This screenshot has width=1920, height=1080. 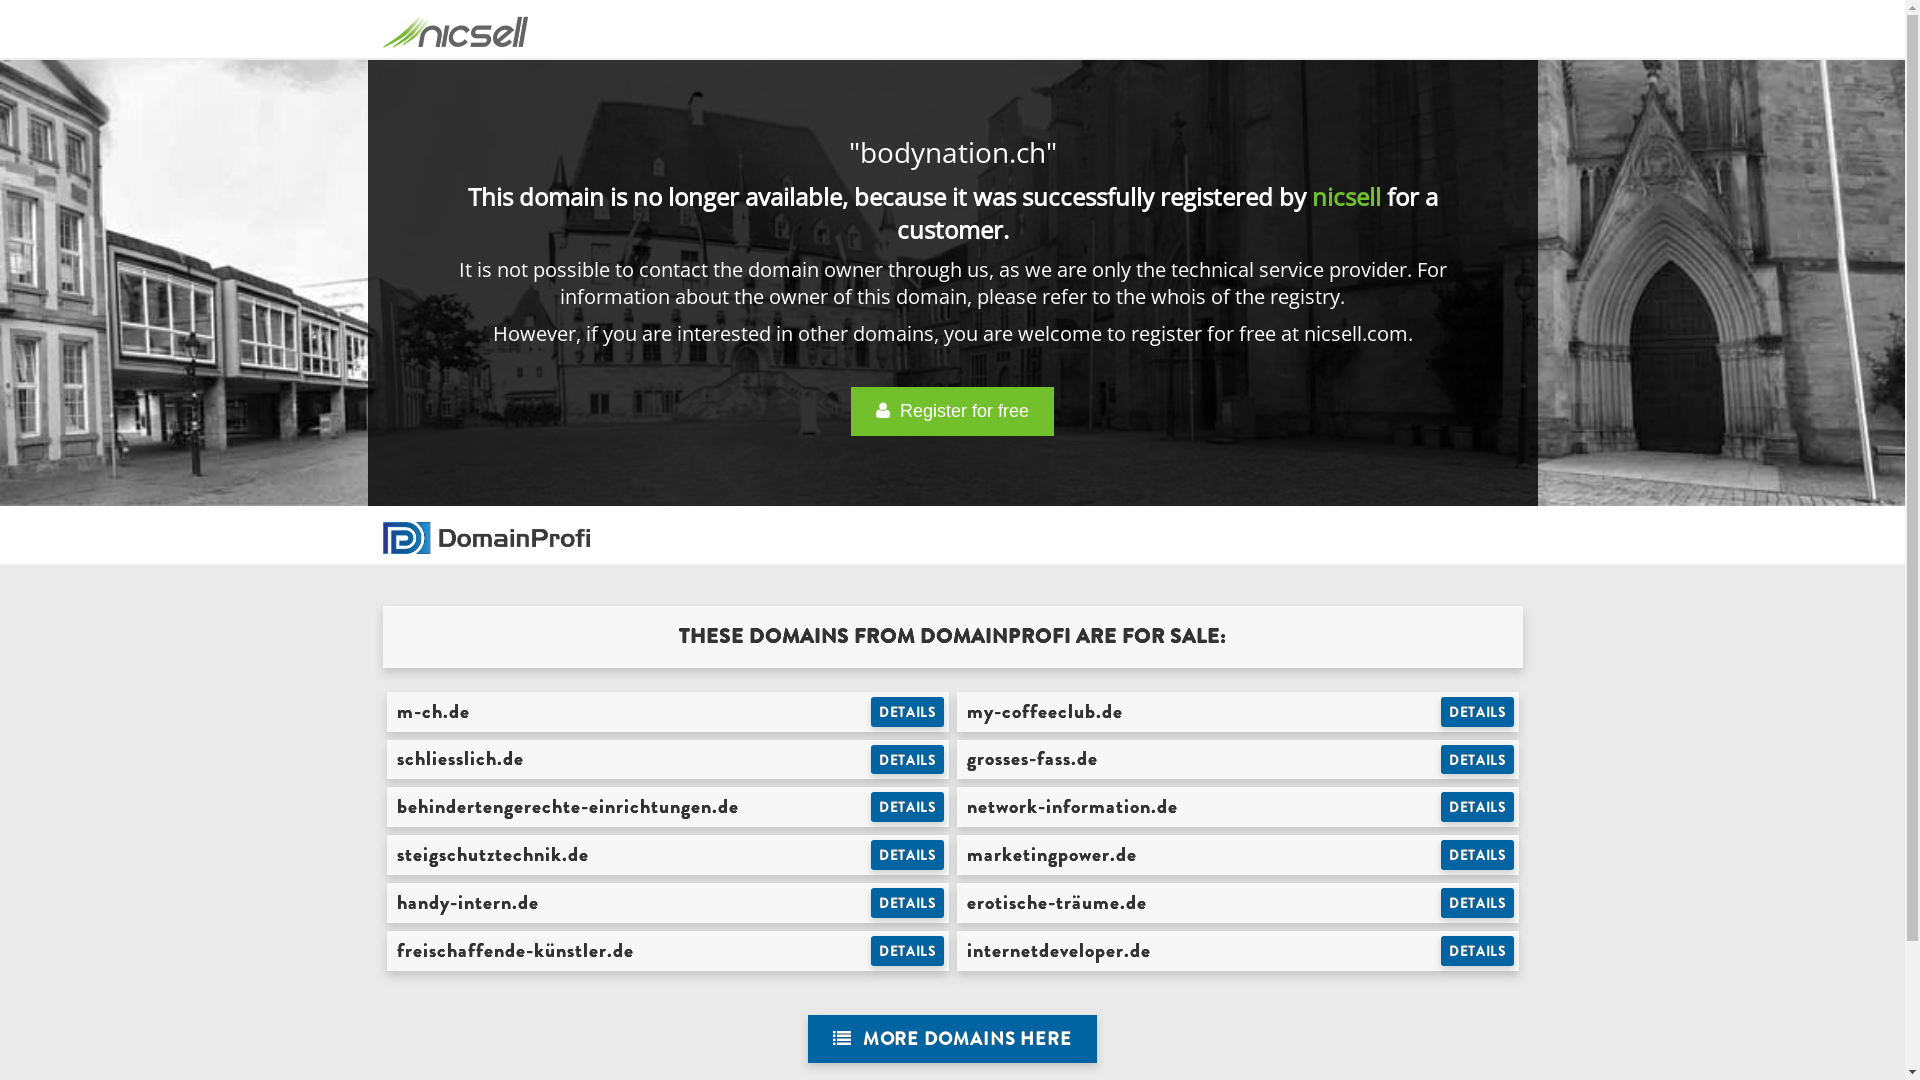 What do you see at coordinates (1477, 902) in the screenshot?
I see `'DETAILS'` at bounding box center [1477, 902].